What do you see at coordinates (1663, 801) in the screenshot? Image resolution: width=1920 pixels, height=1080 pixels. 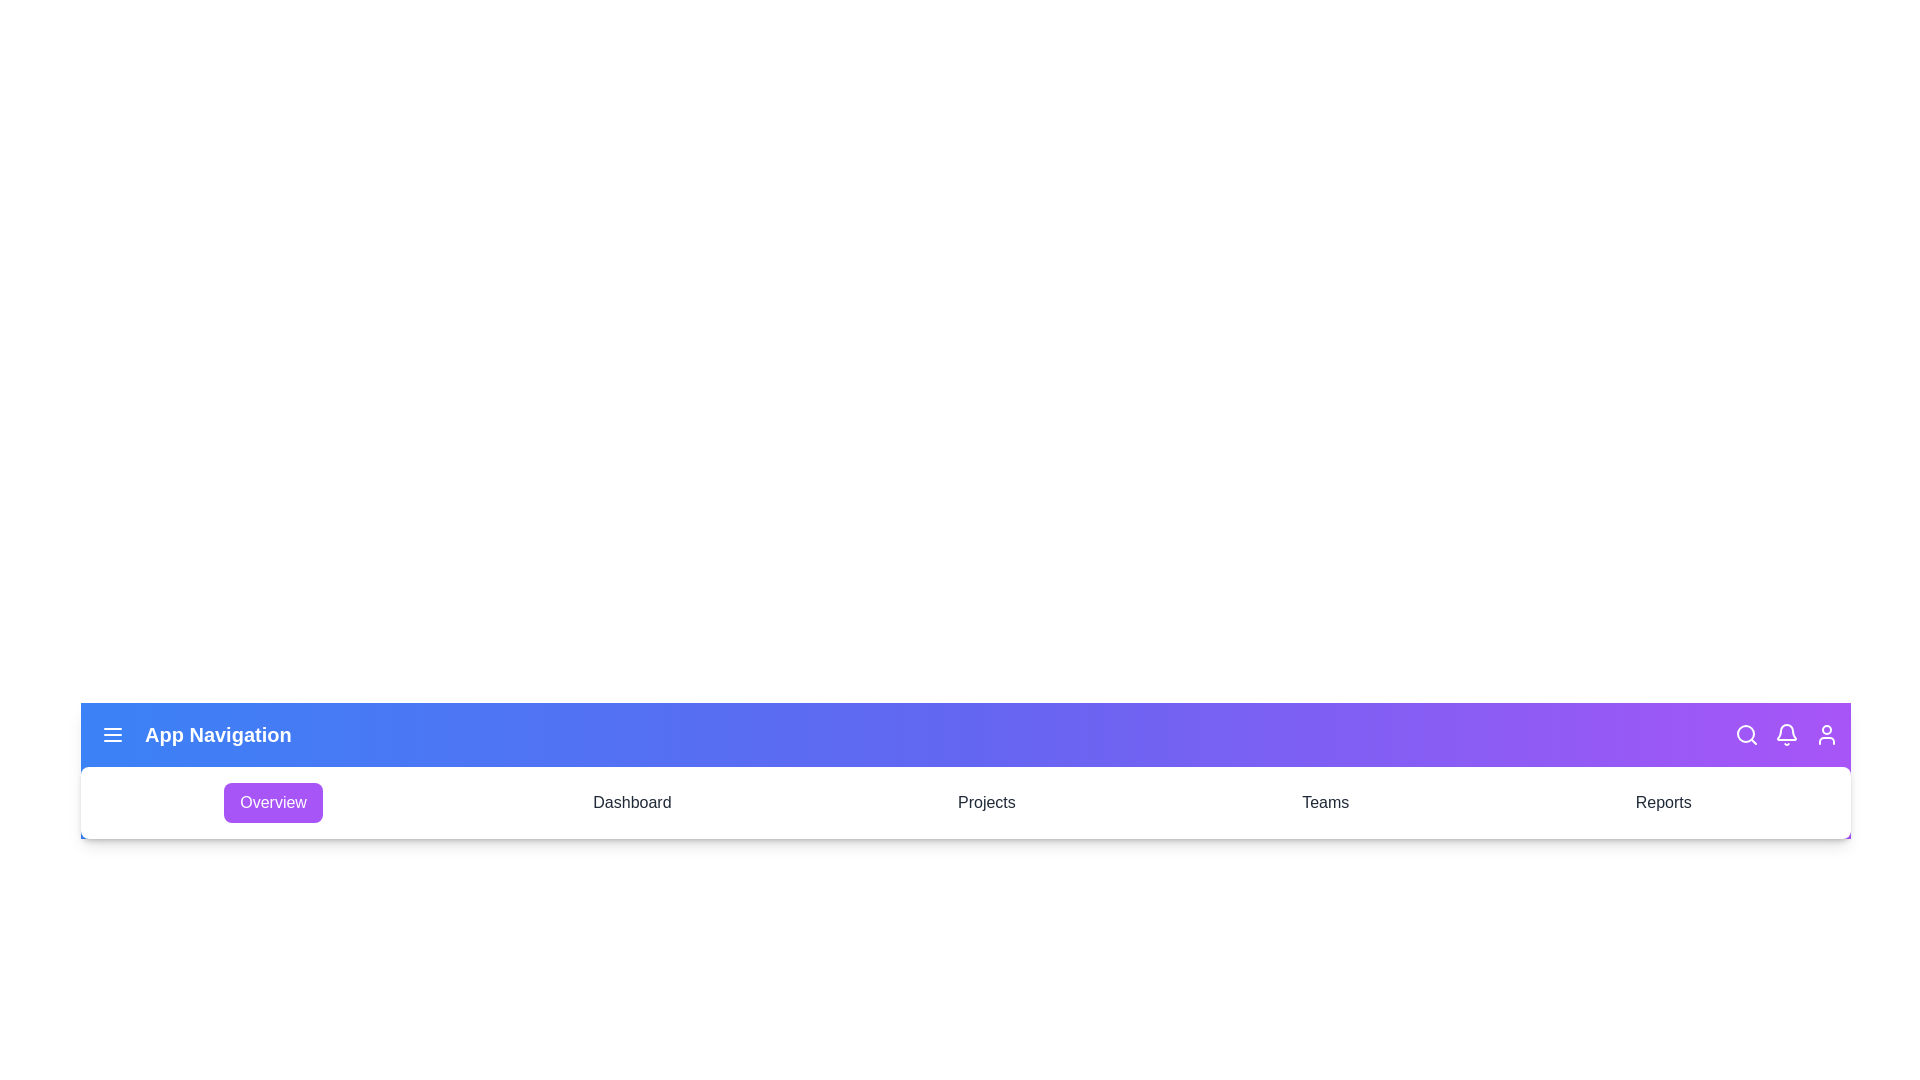 I see `the Reports tab to navigate to it` at bounding box center [1663, 801].